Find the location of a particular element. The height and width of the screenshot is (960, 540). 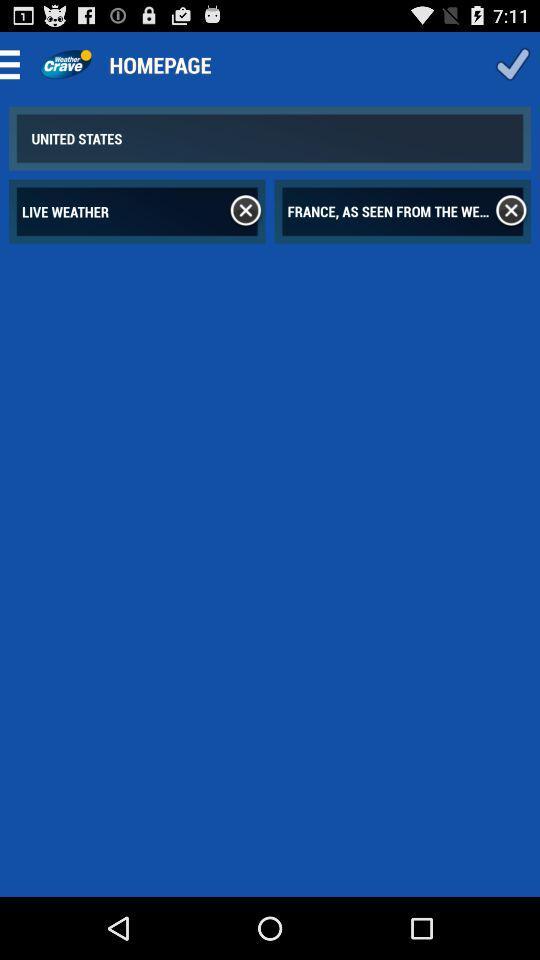

item to the right of the homepage item is located at coordinates (512, 64).